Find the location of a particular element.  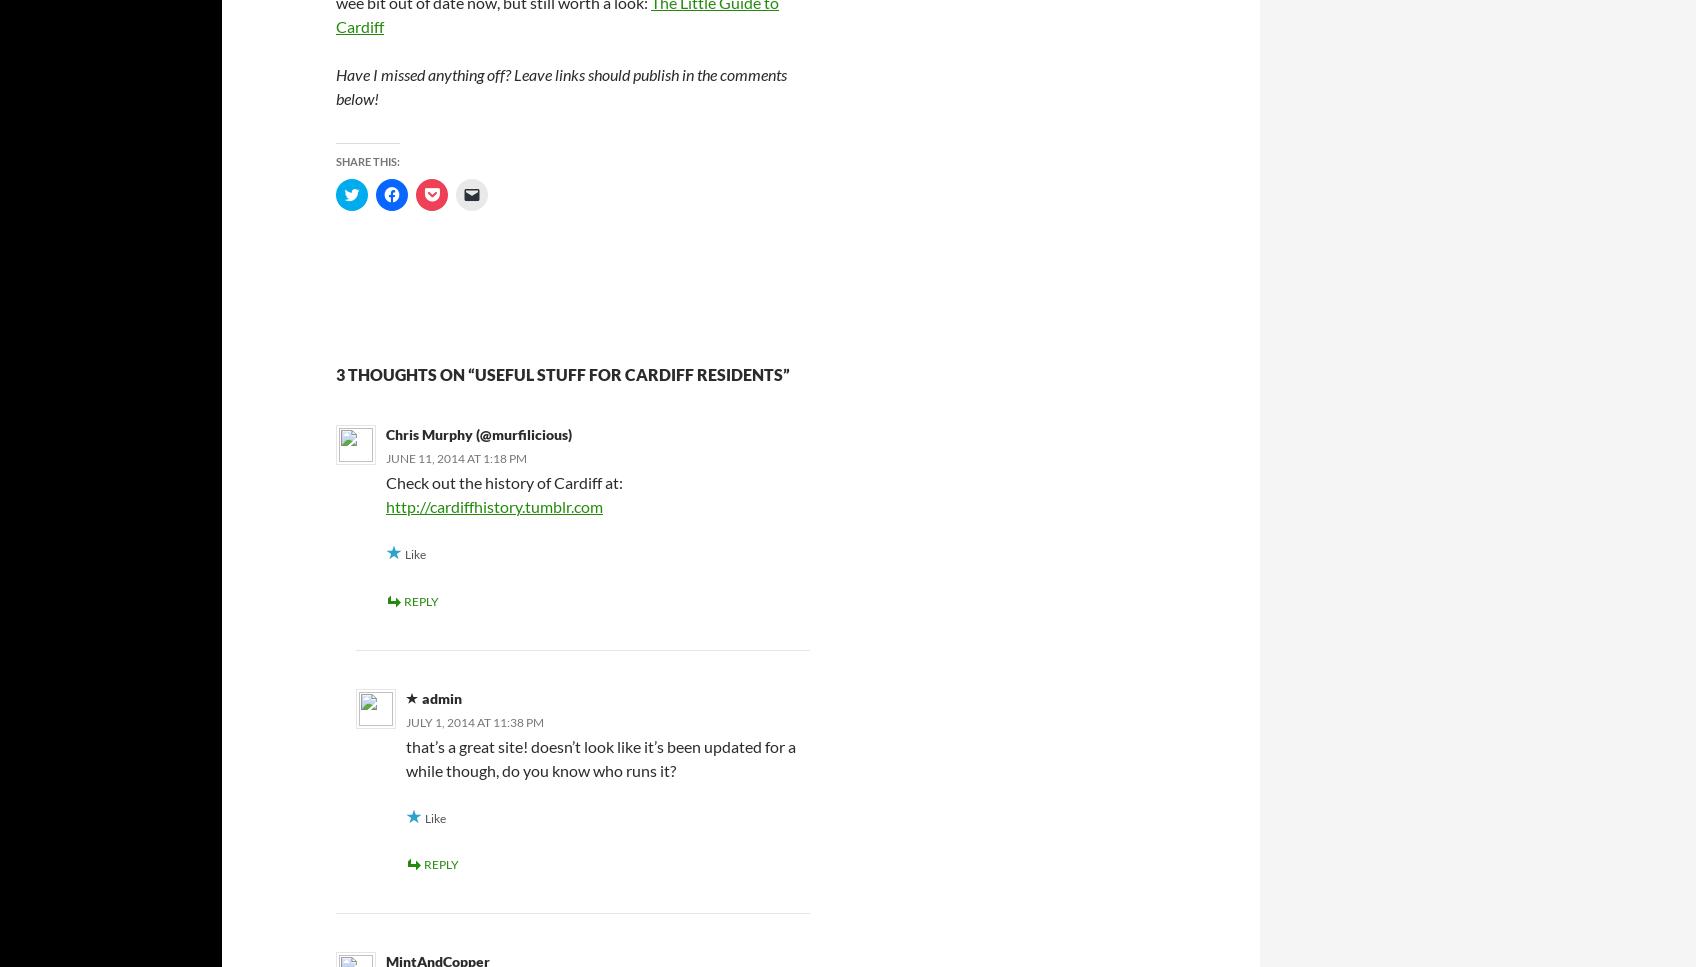

'Check out the history of Cardiff at:' is located at coordinates (503, 482).